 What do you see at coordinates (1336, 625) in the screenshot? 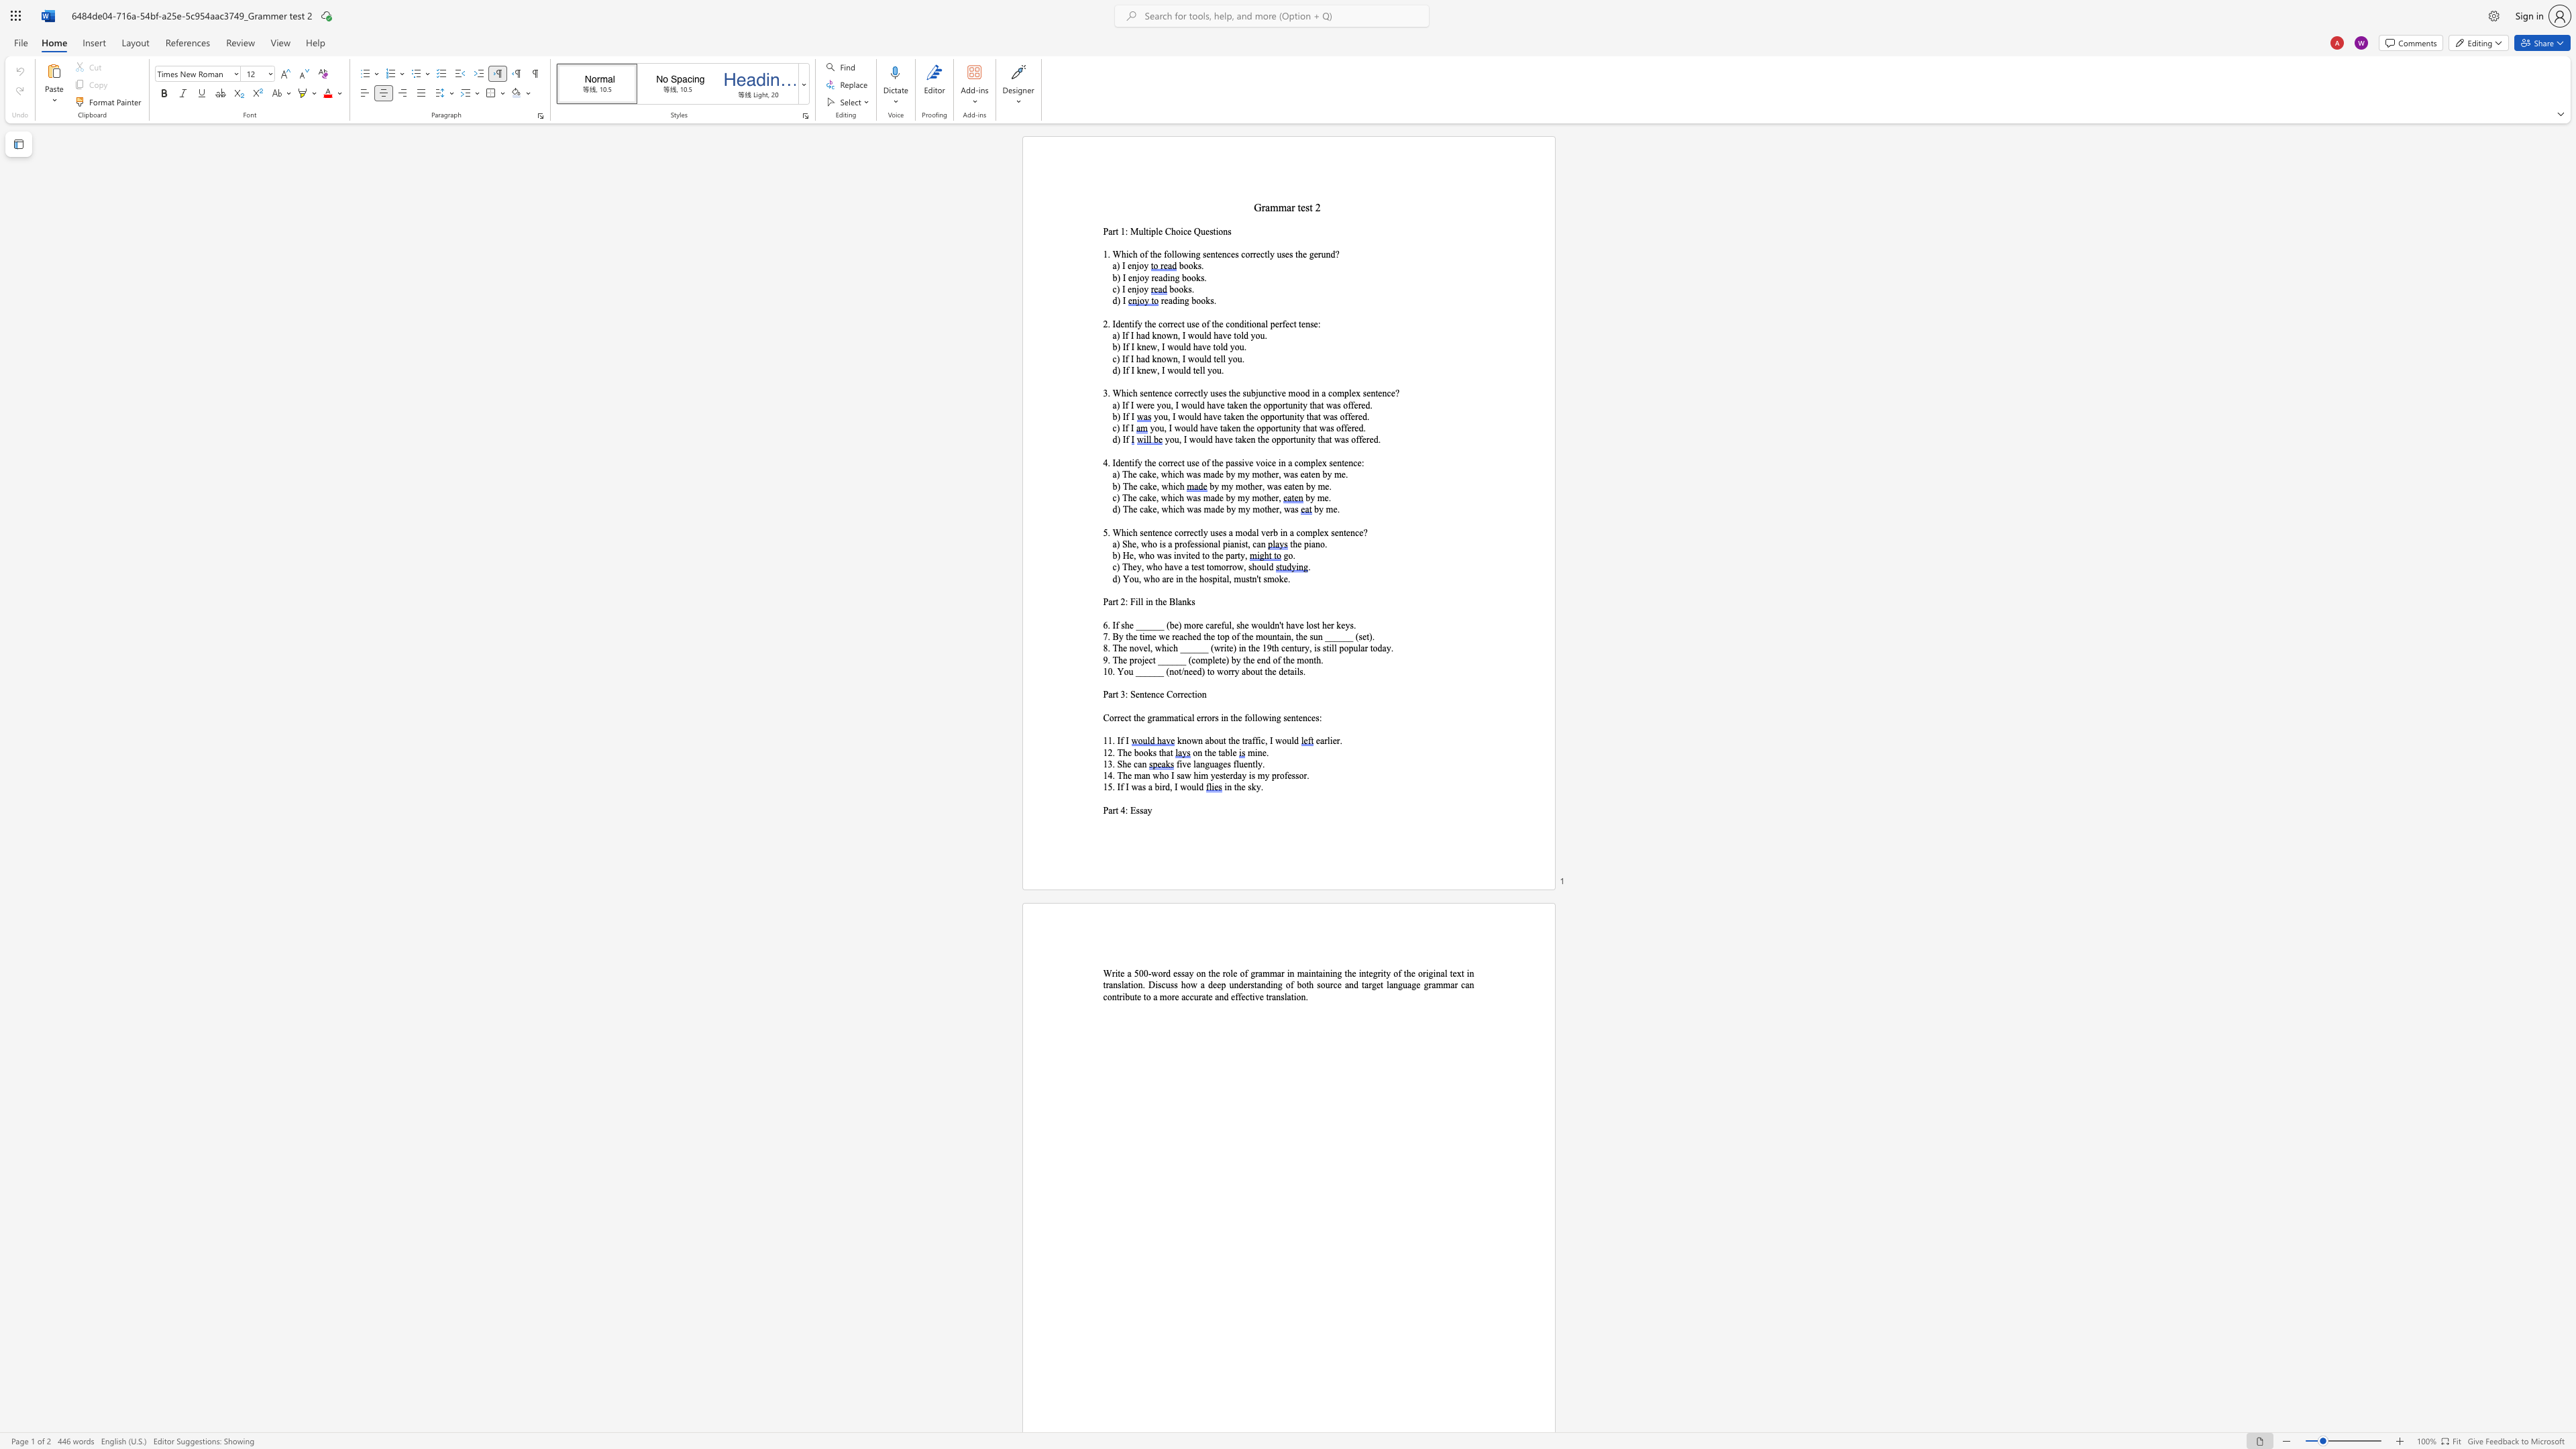
I see `the subset text "key" within the text "have lost her keys."` at bounding box center [1336, 625].